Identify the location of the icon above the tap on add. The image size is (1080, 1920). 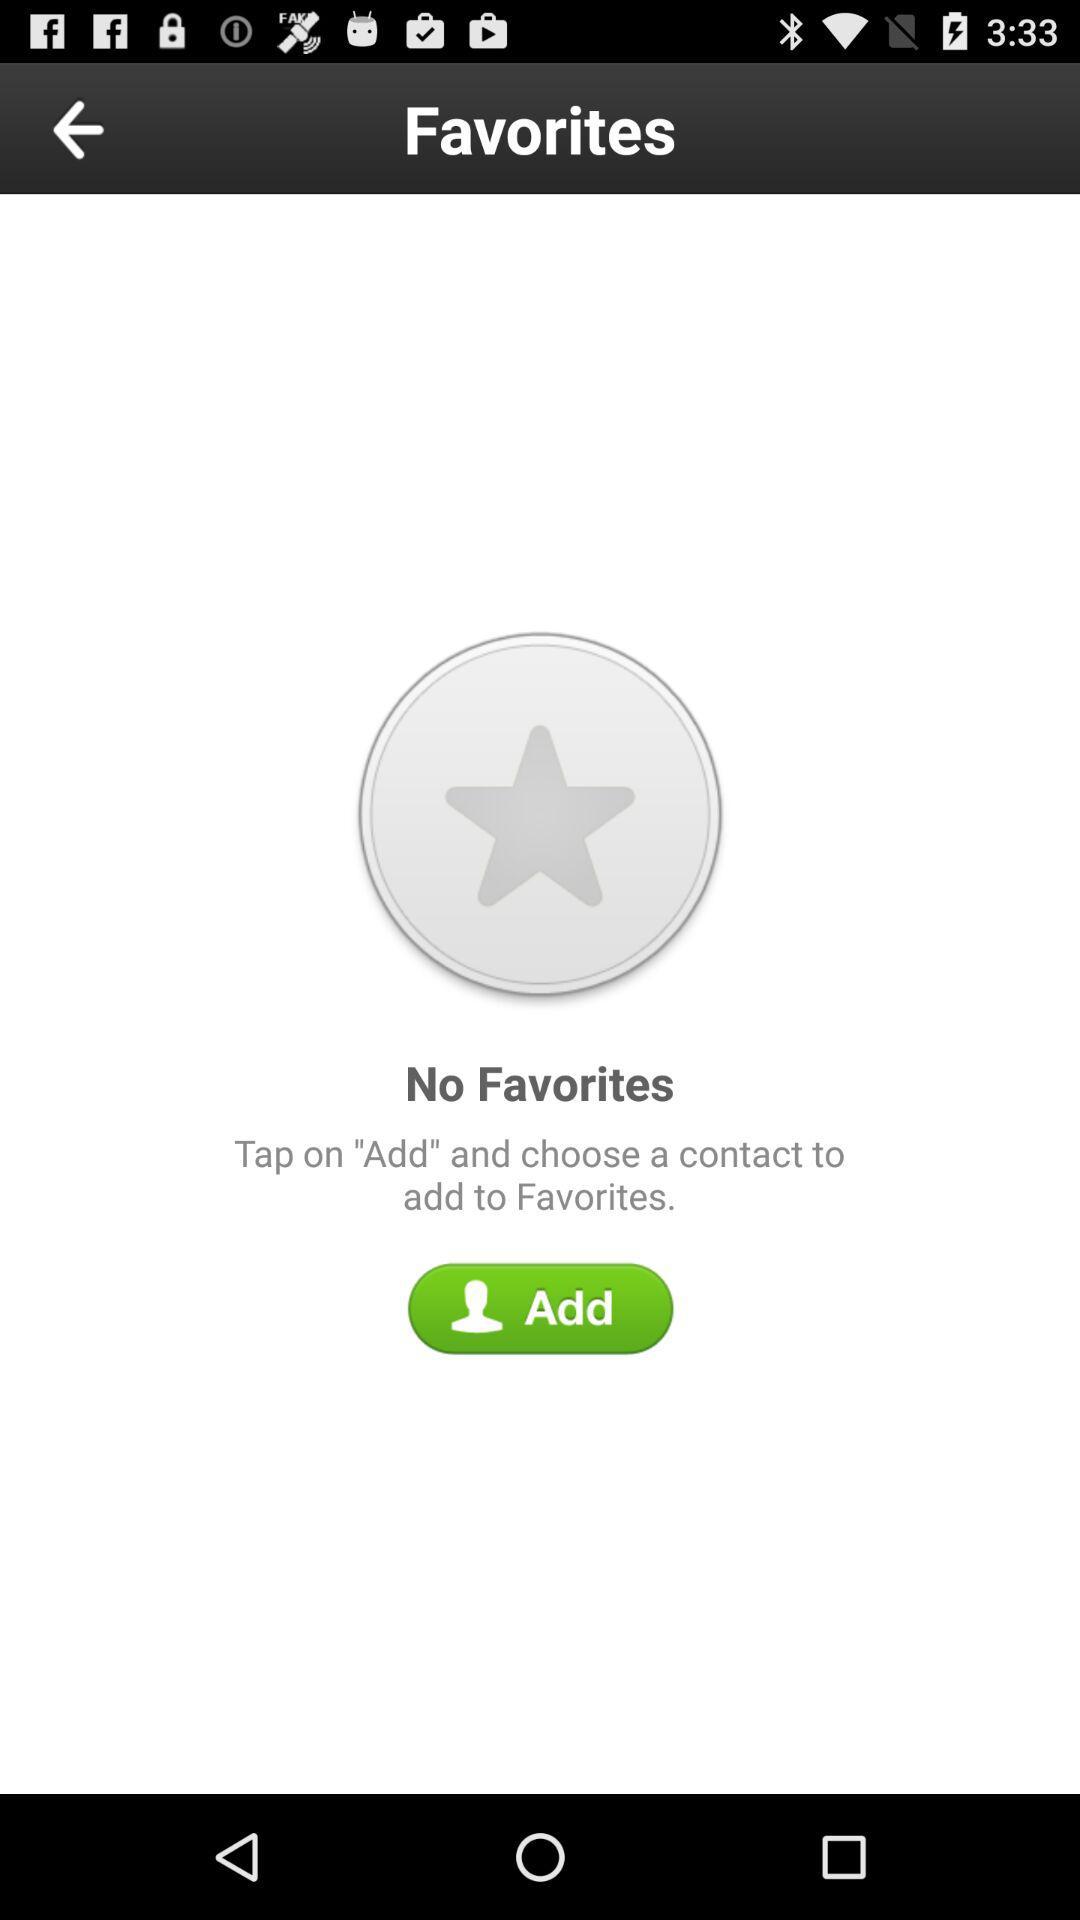
(124, 127).